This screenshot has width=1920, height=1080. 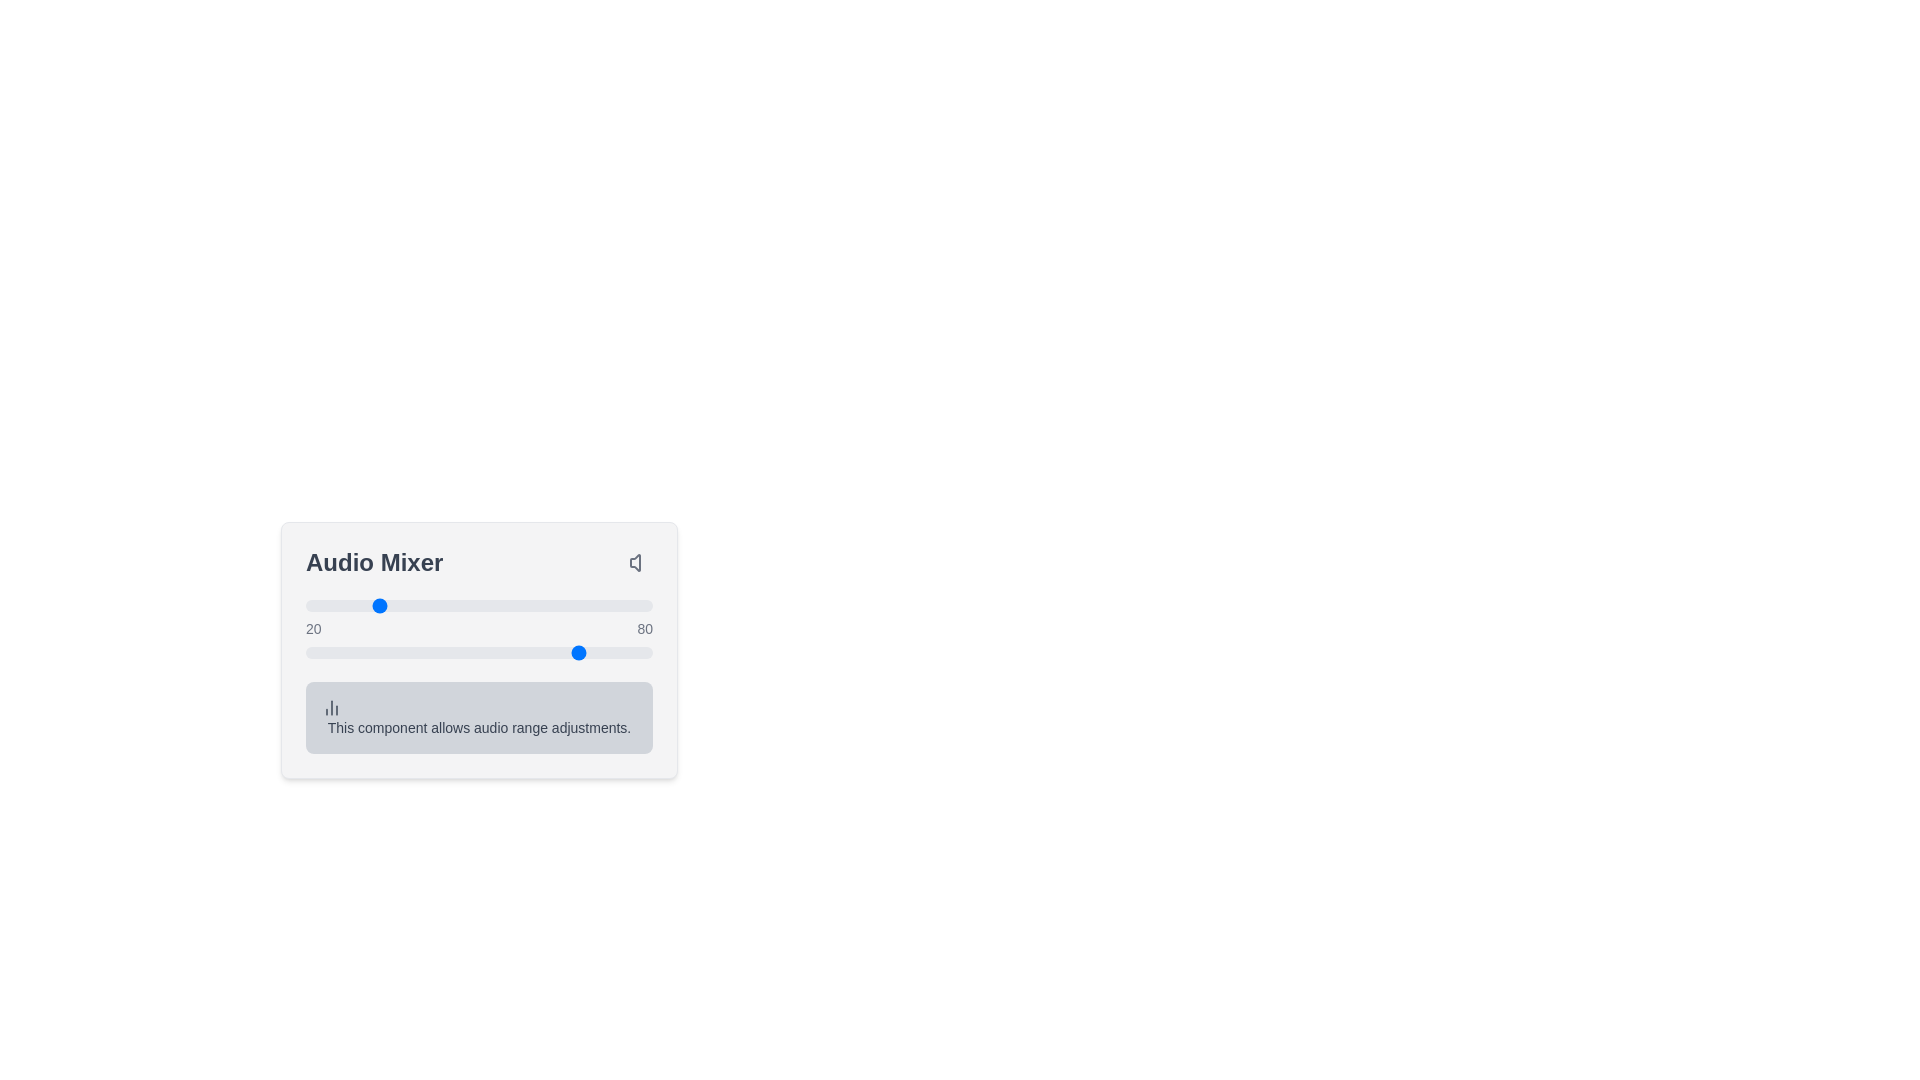 What do you see at coordinates (478, 650) in the screenshot?
I see `description of the 'Audio Mixer' component, which allows audio range adjustments and is visually represented within a bordered card with sliders and an informational box` at bounding box center [478, 650].